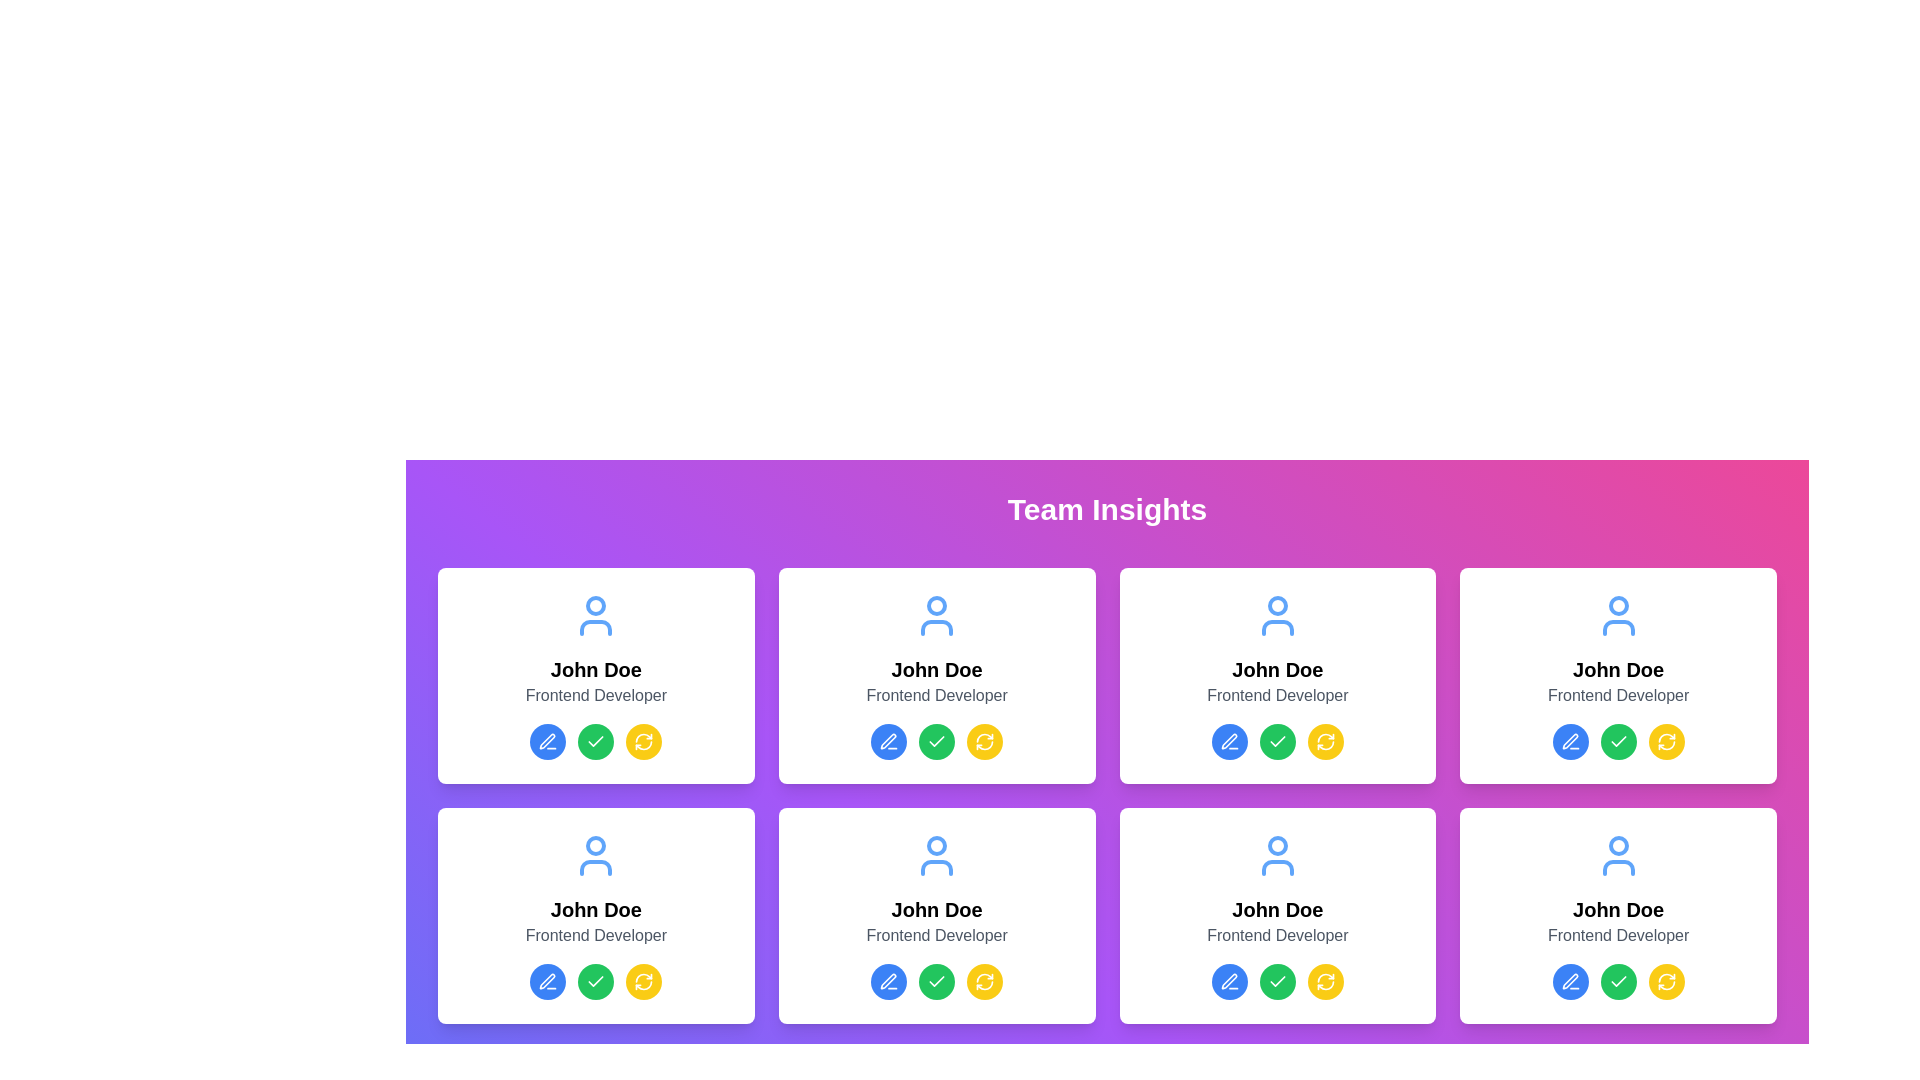 The height and width of the screenshot is (1080, 1920). I want to click on the text label that reads 'Frontend Developer' in gray font, located in the bottom-left region of the last card in the third row of the grid, so click(1276, 936).